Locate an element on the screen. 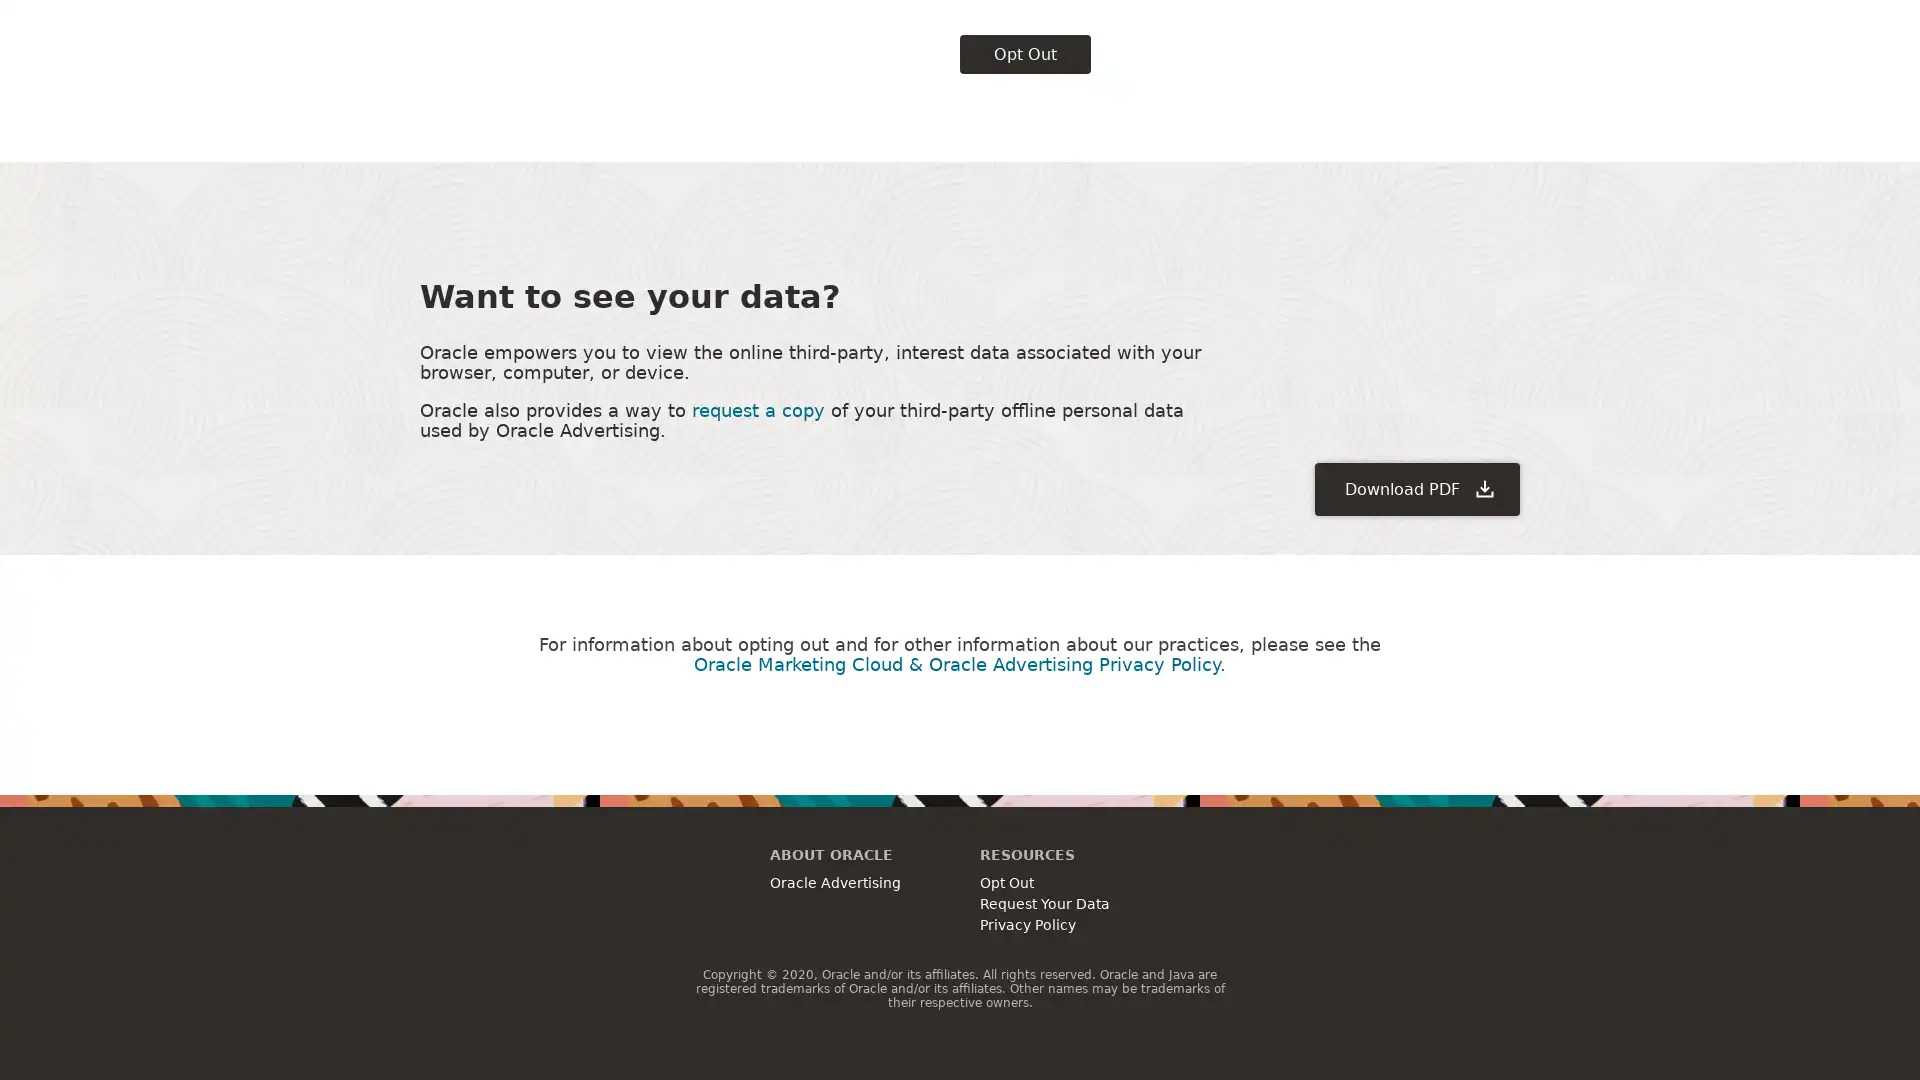 The image size is (1920, 1080). Download PDF is located at coordinates (1416, 339).